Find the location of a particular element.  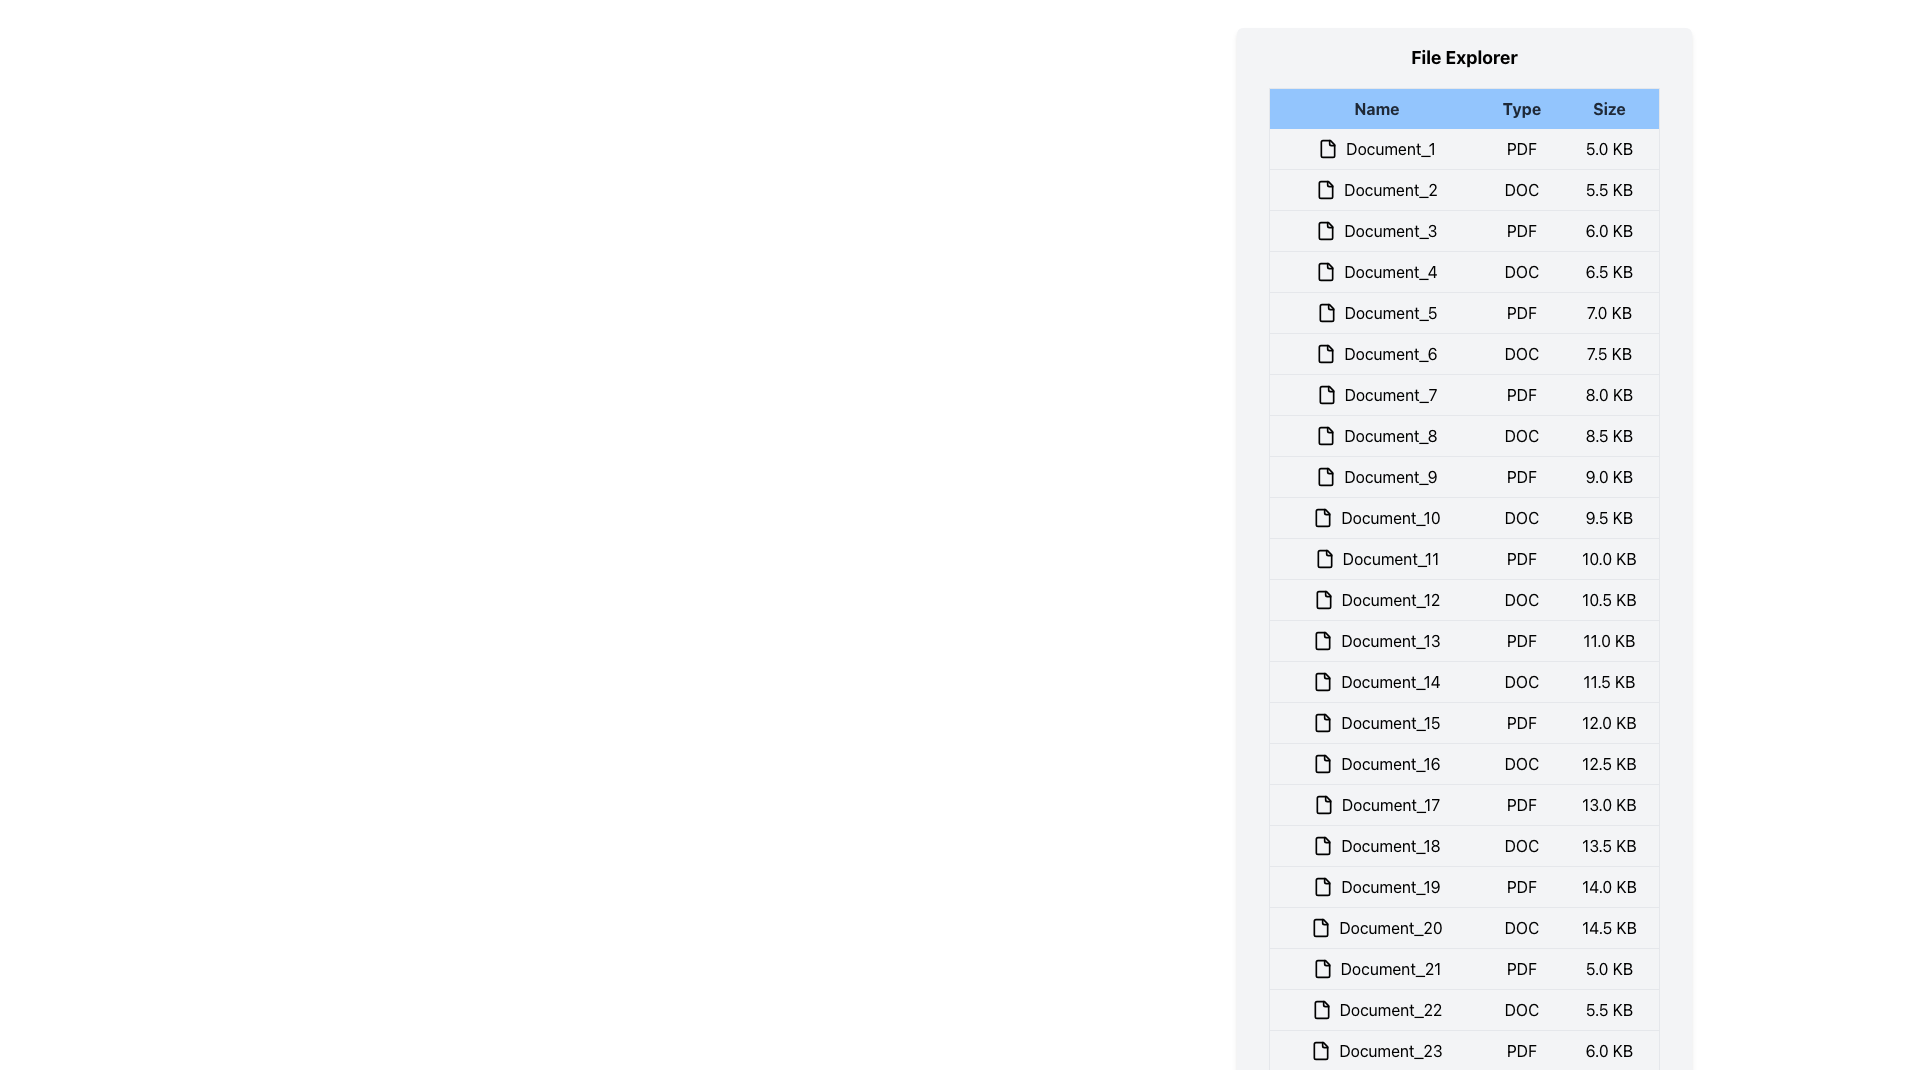

the label indicating the file format of the associated document in the 'Type' column of the table, located between 'Document_1' and '5.0 KB' is located at coordinates (1520, 148).